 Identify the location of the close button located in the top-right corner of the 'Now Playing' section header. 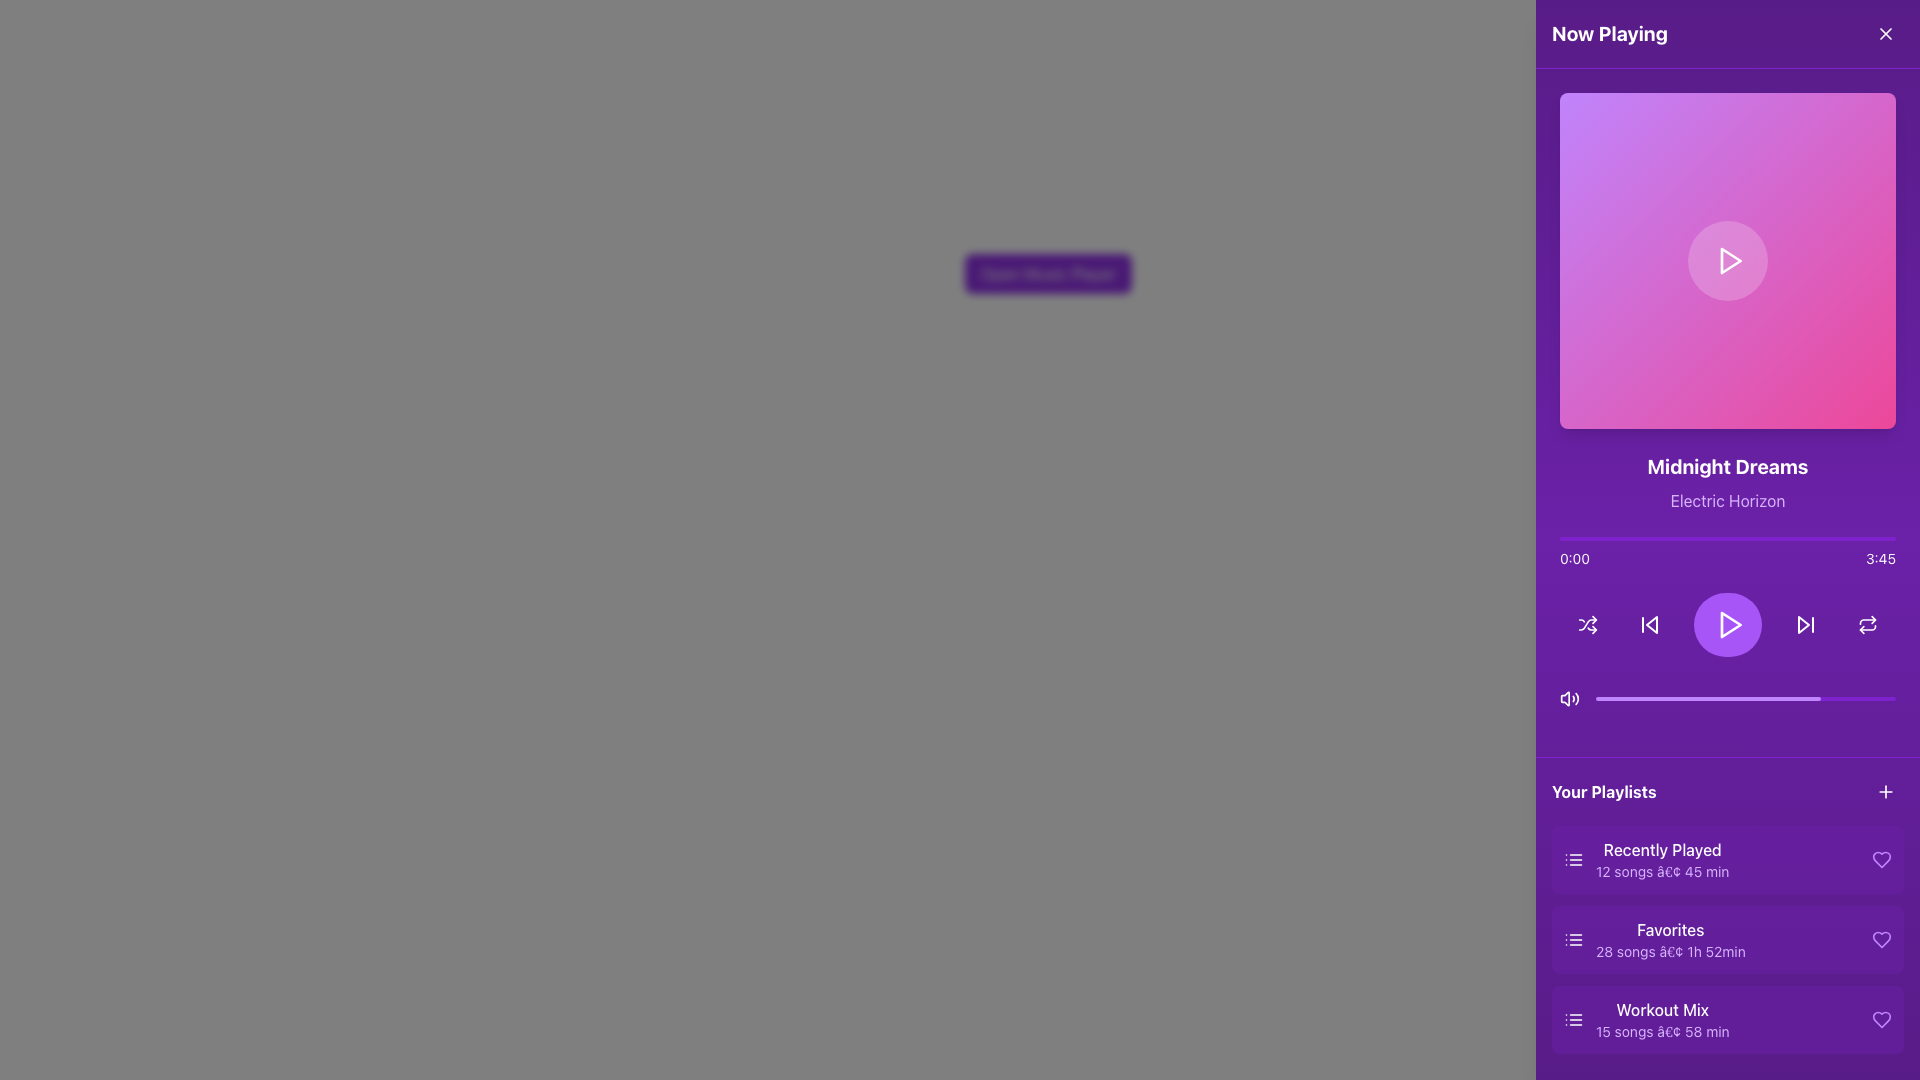
(1885, 34).